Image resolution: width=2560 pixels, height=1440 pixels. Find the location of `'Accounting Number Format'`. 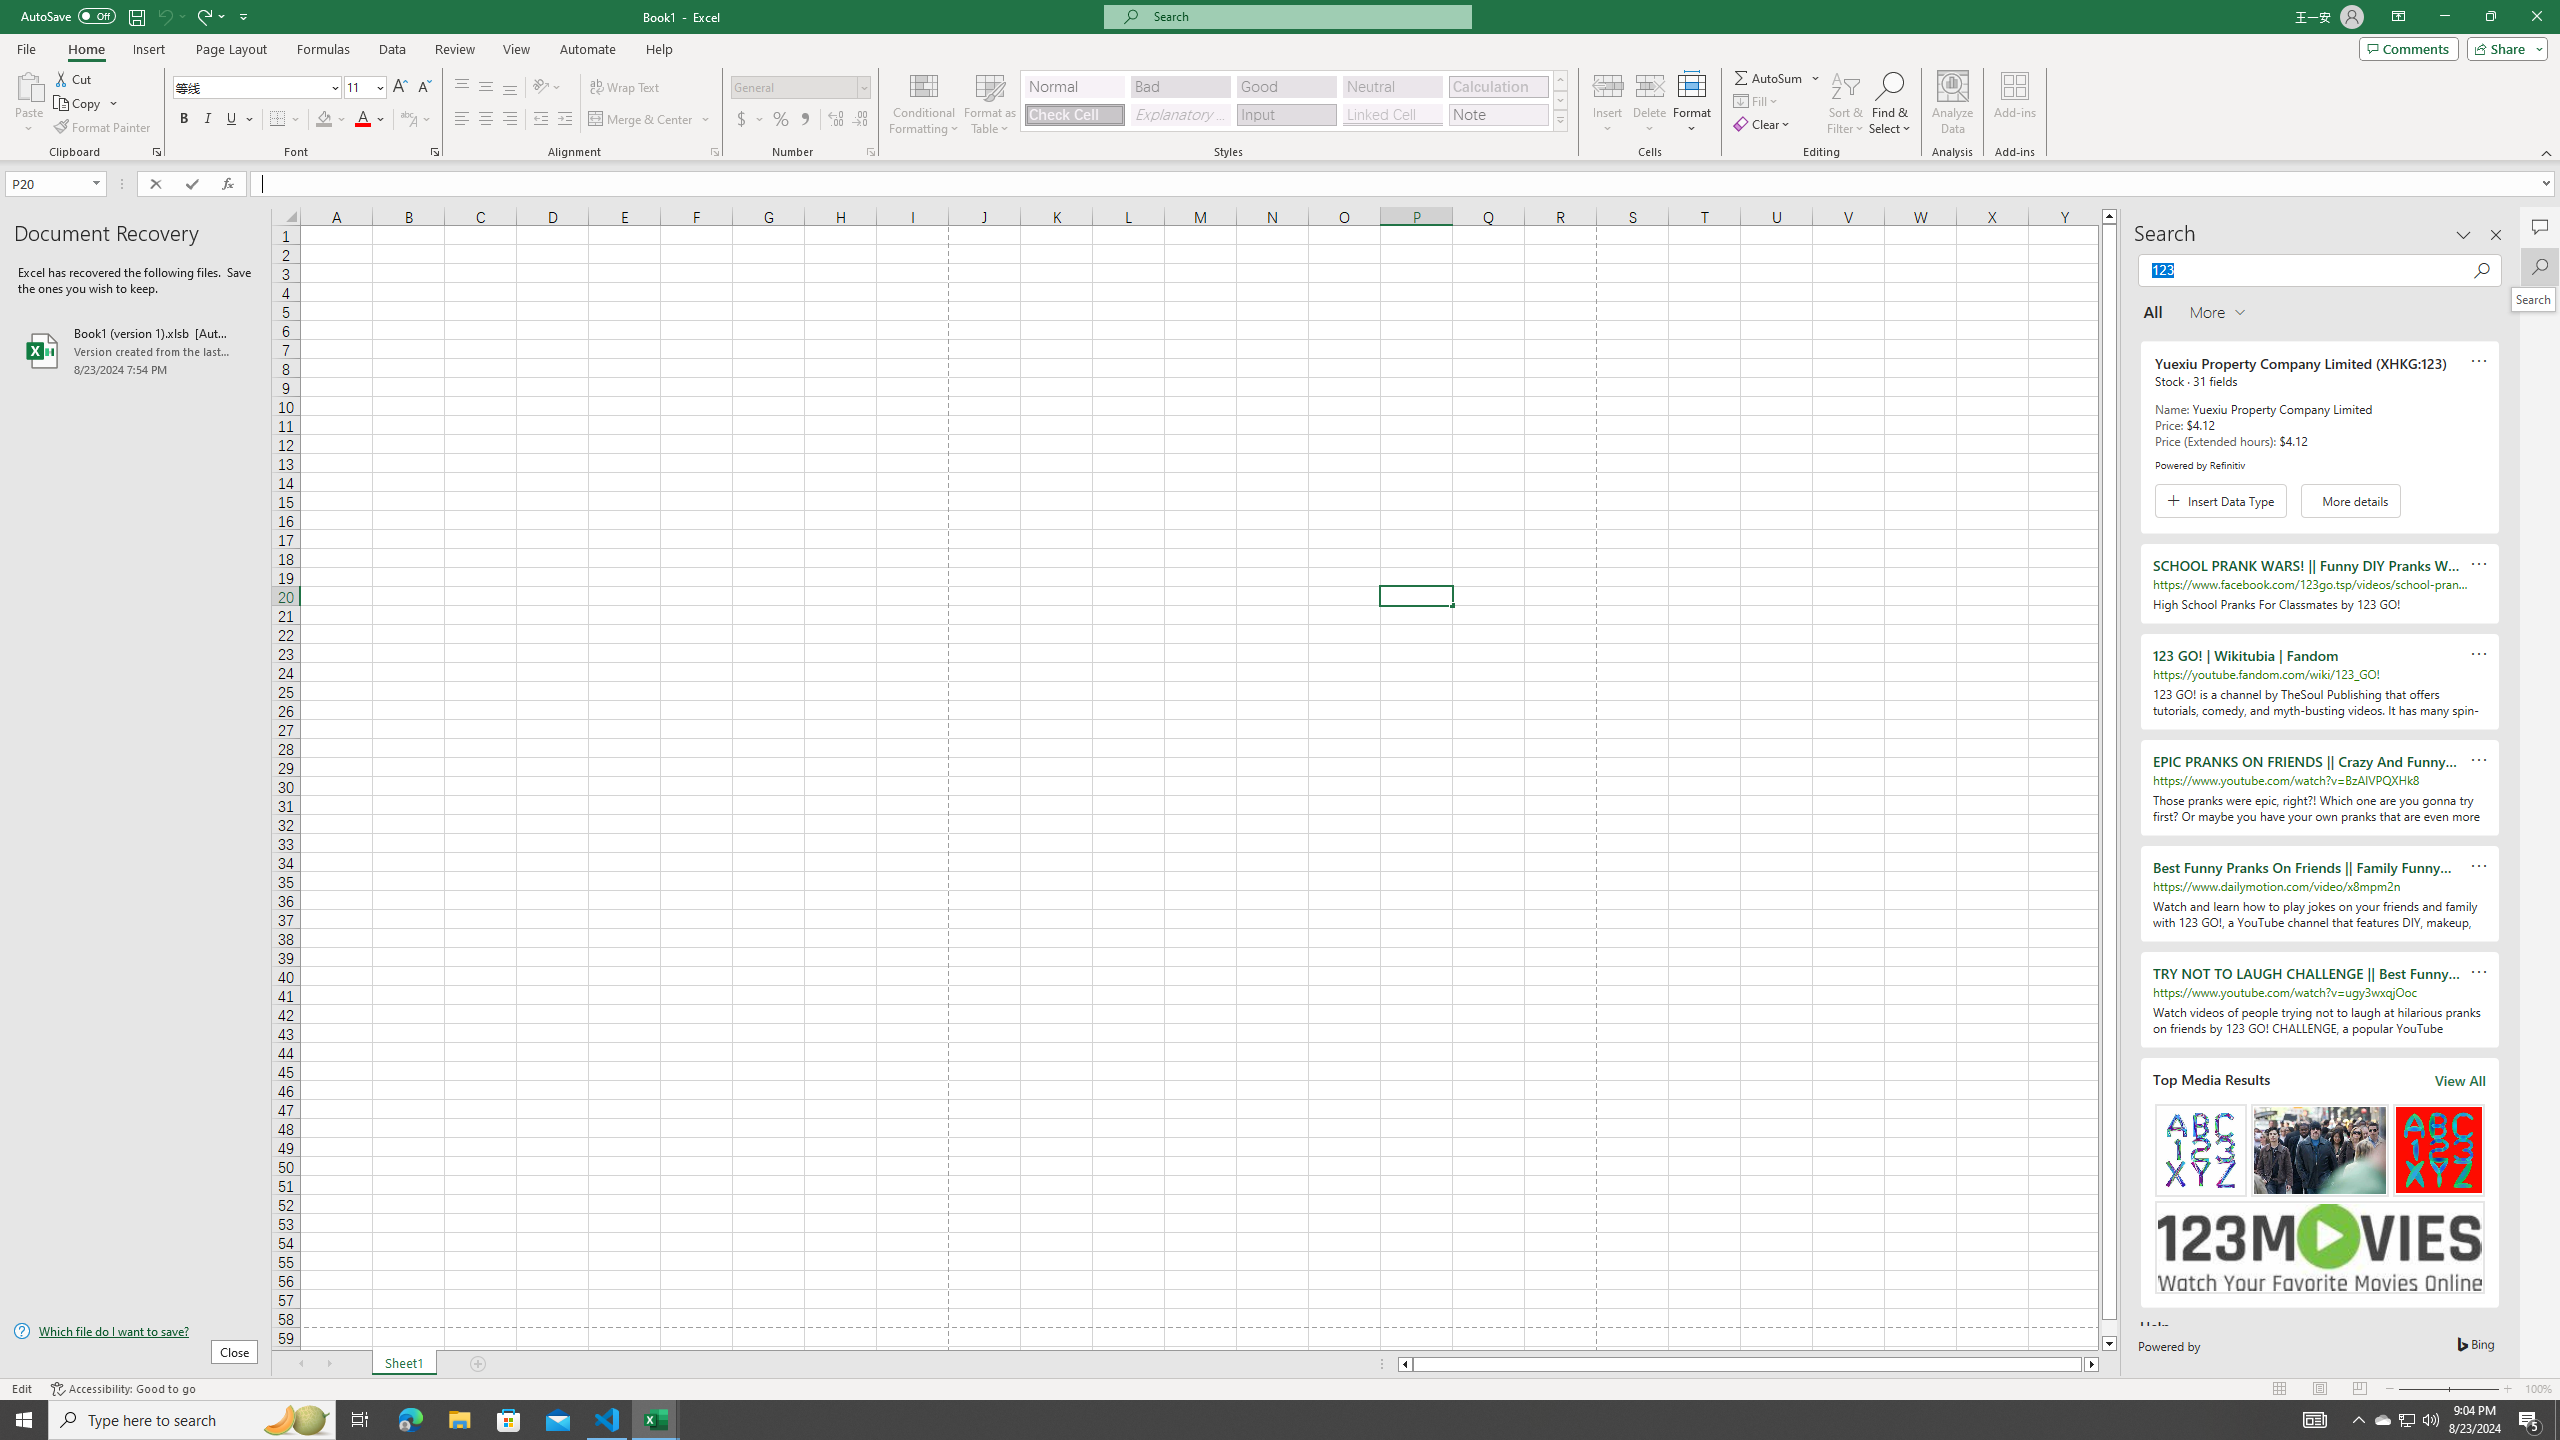

'Accounting Number Format' is located at coordinates (741, 118).